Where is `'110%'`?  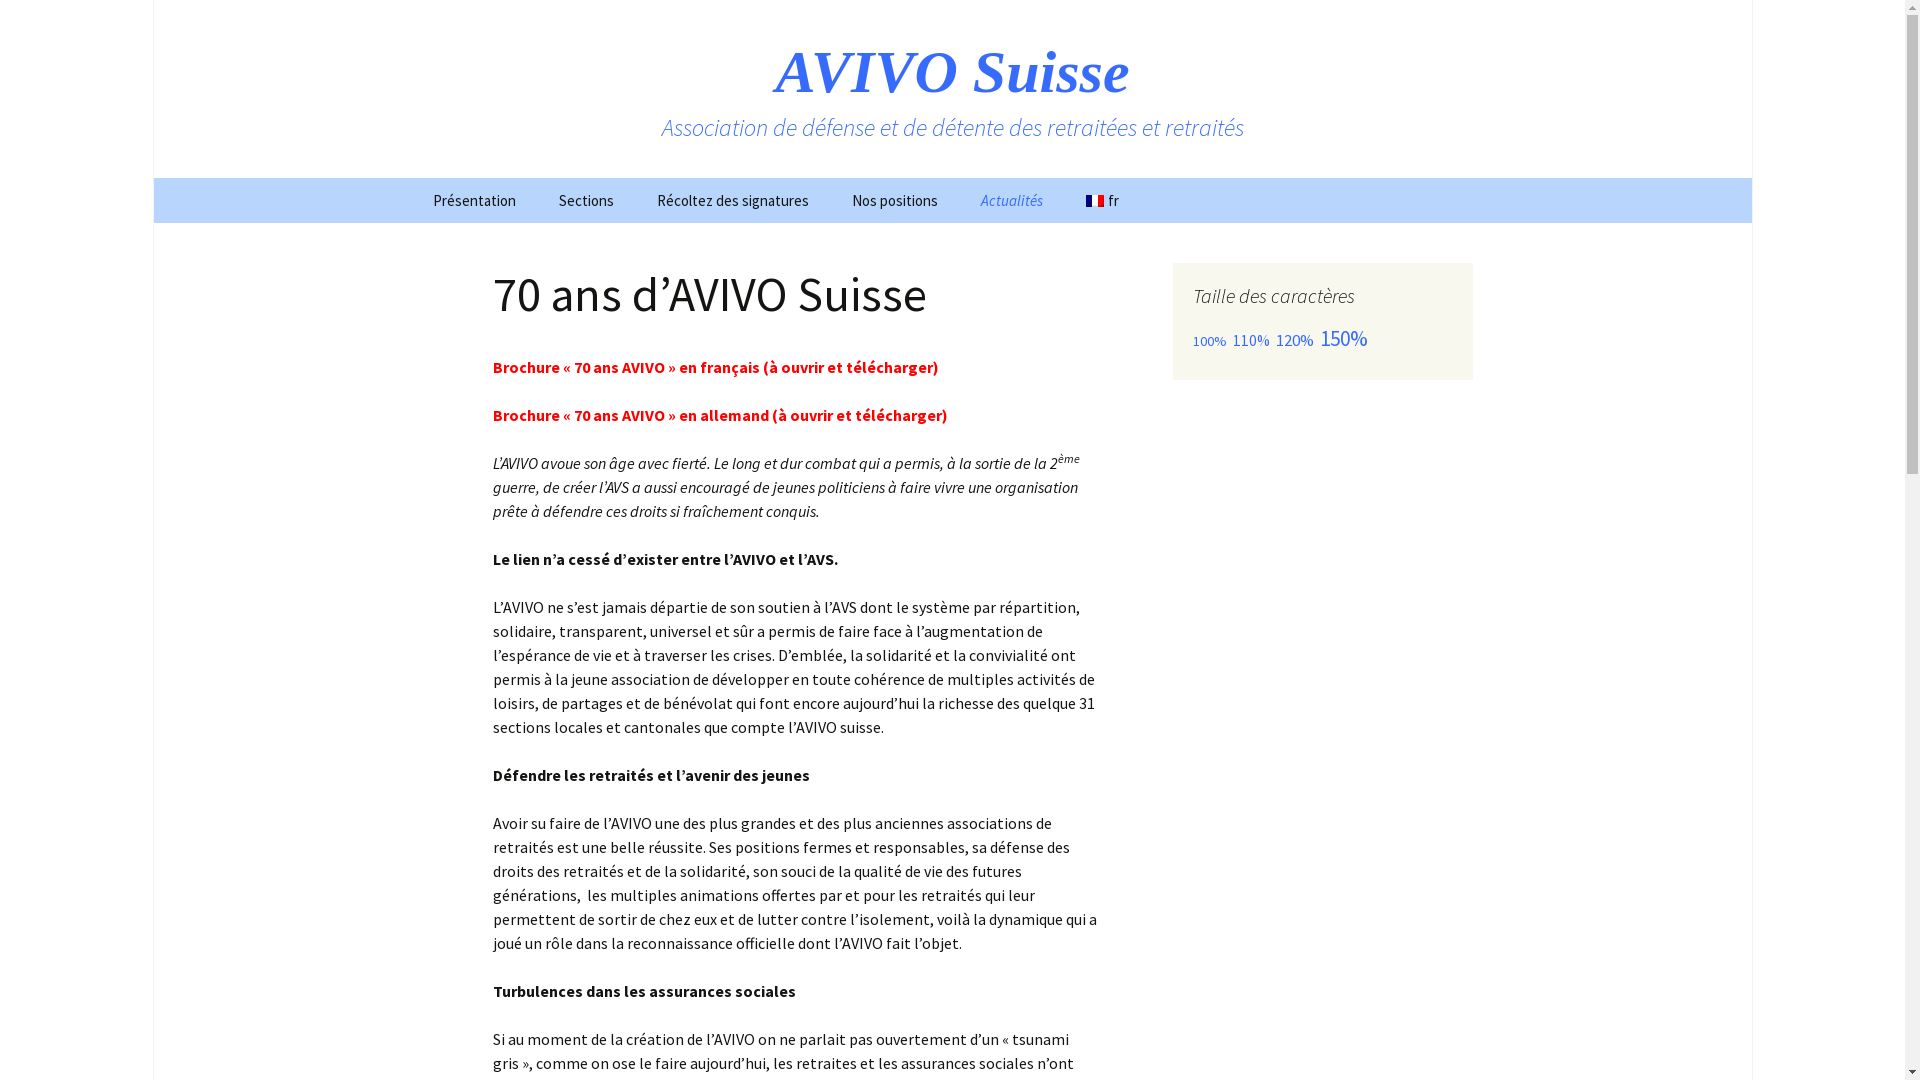
'110%' is located at coordinates (1249, 339).